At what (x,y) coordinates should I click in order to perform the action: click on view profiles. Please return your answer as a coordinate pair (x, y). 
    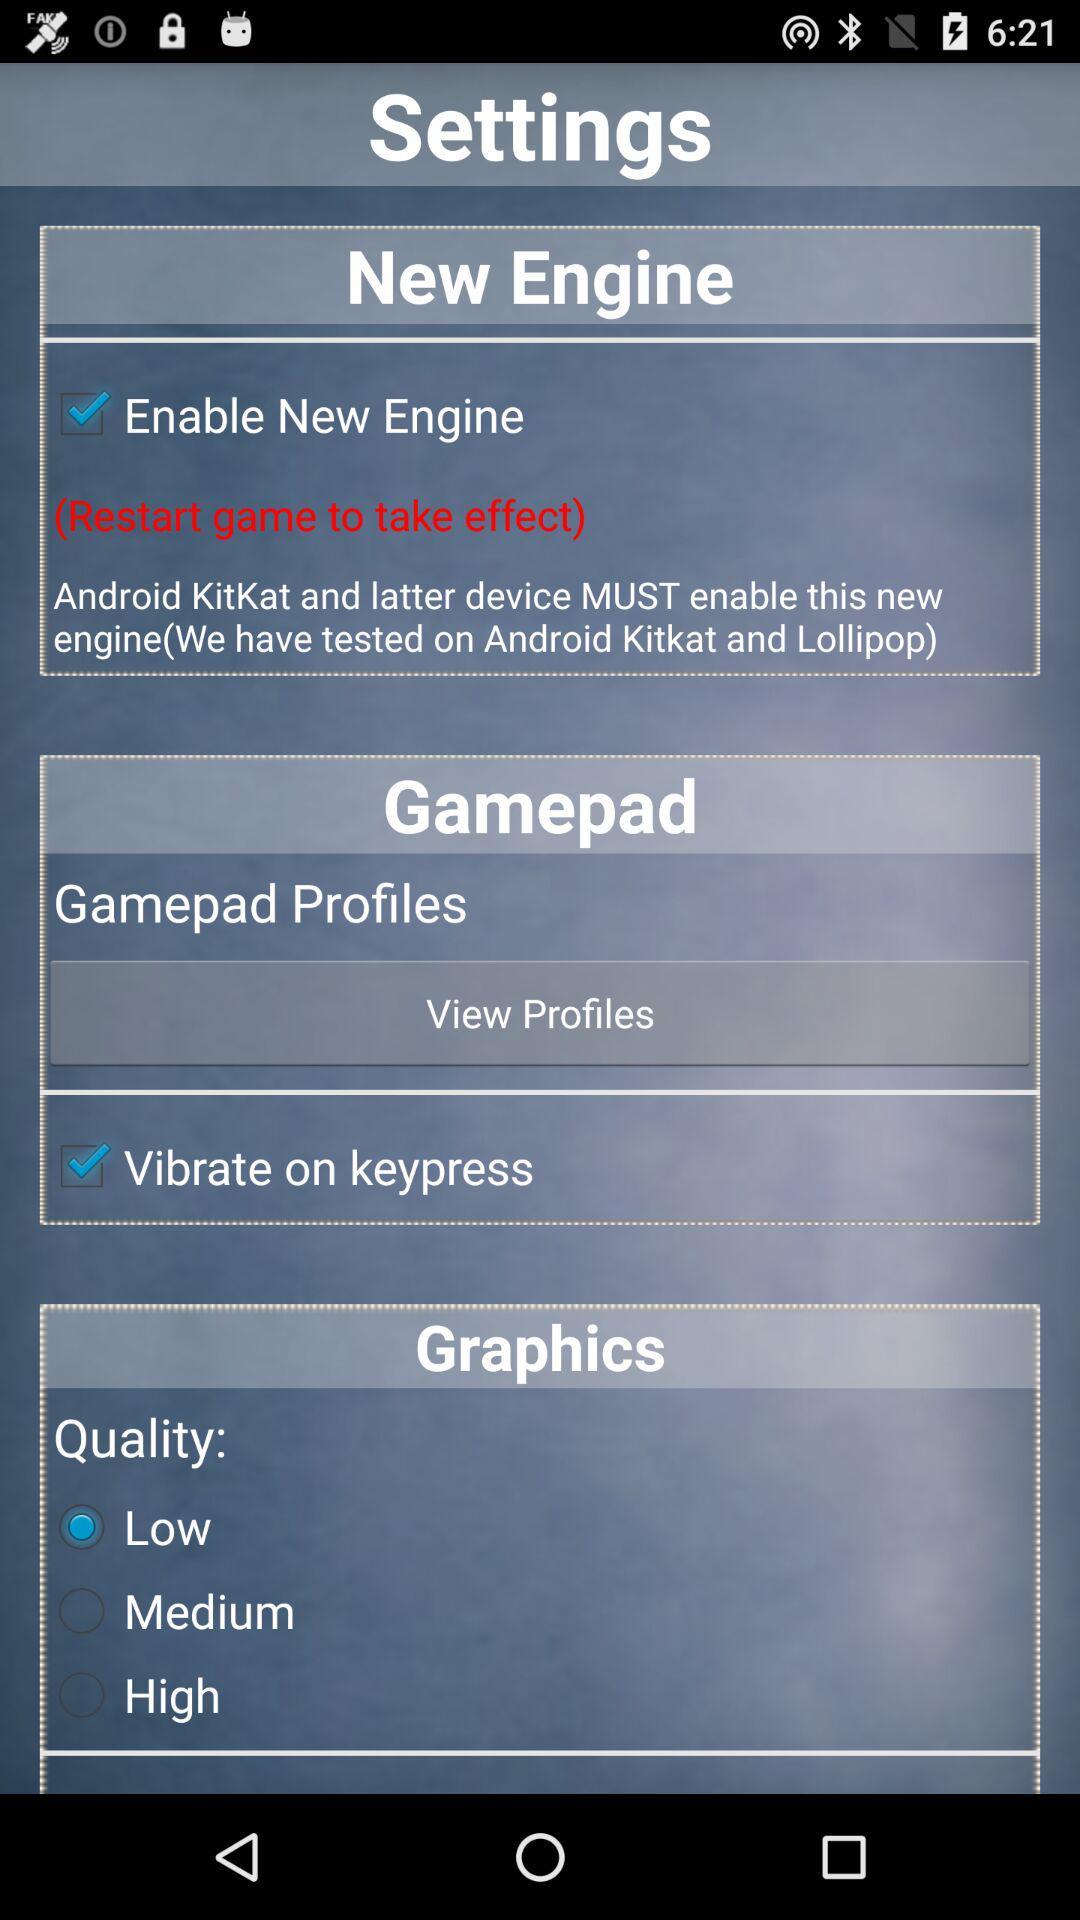
    Looking at the image, I should click on (540, 1012).